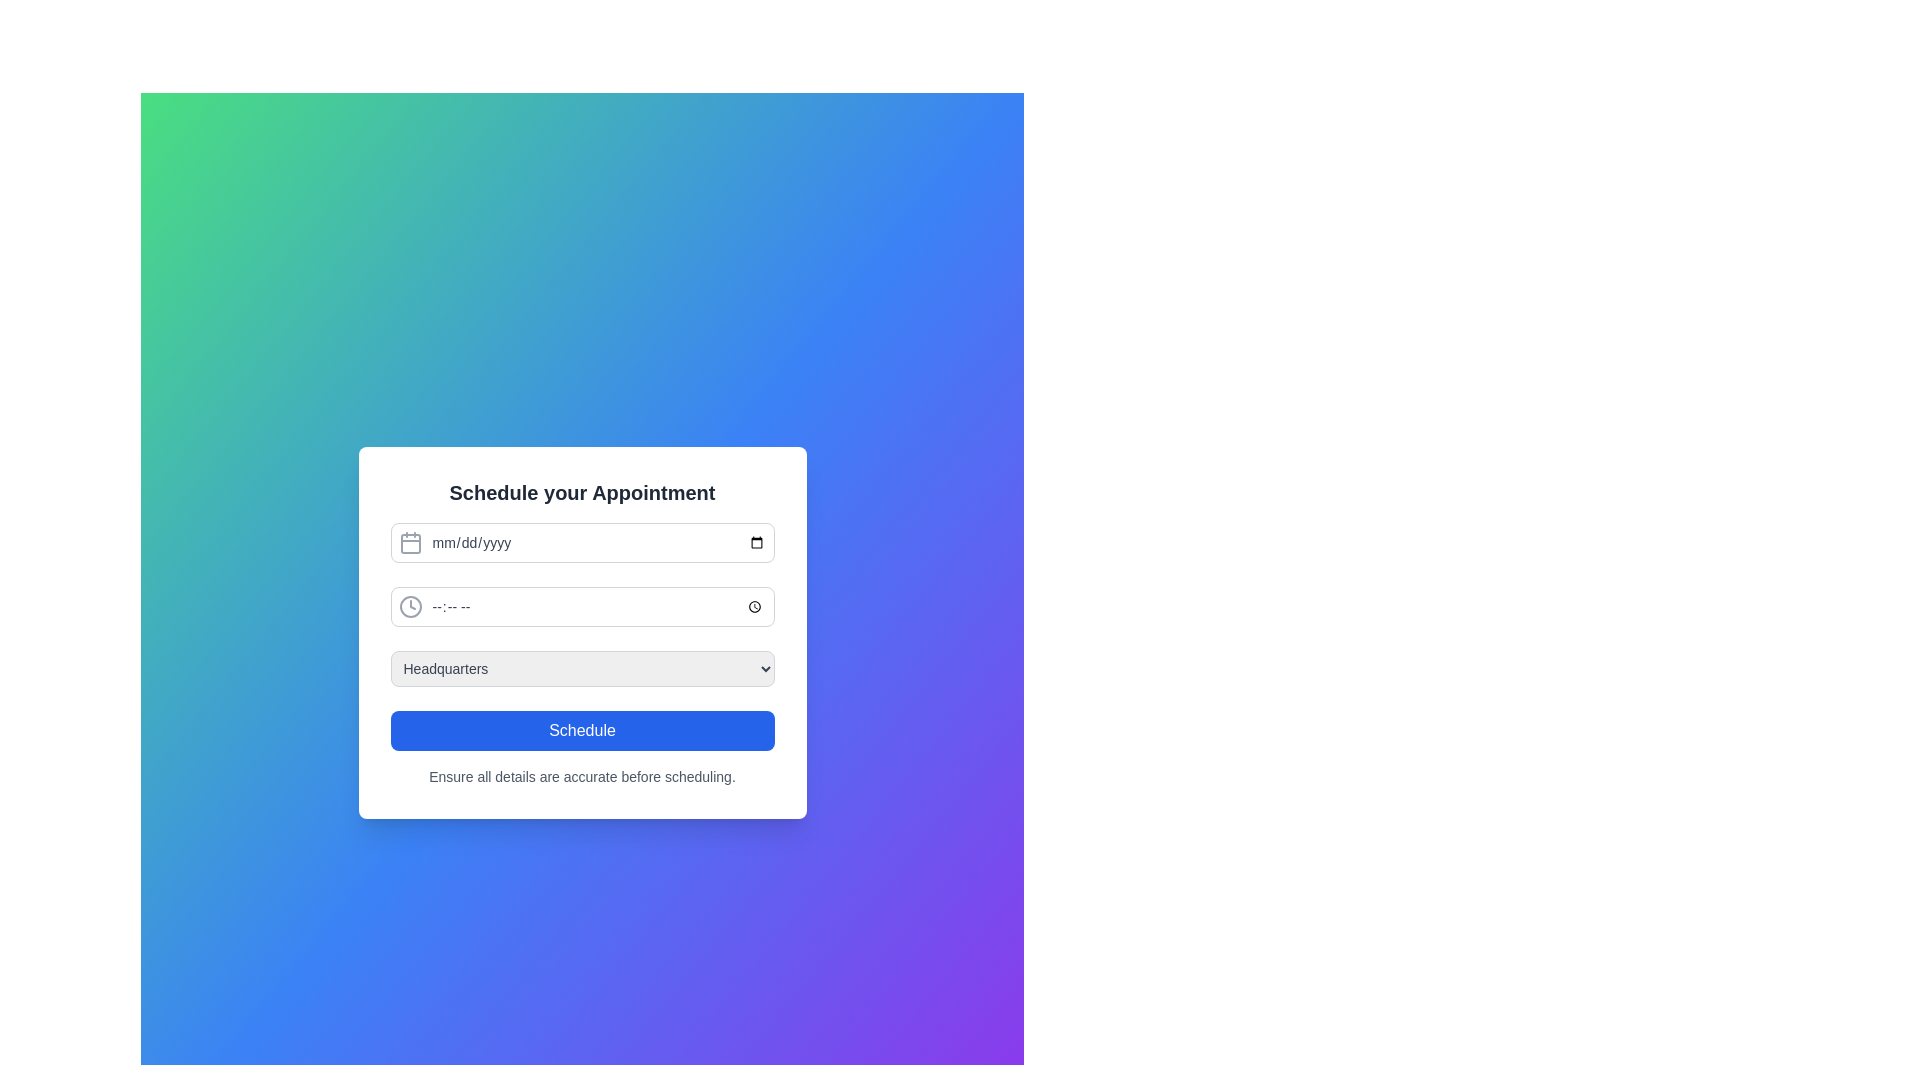 This screenshot has width=1920, height=1080. What do you see at coordinates (409, 605) in the screenshot?
I see `the circle element of the SVG clock icon, which indicates the purpose of the adjacent time input field in the appointment scheduling form` at bounding box center [409, 605].